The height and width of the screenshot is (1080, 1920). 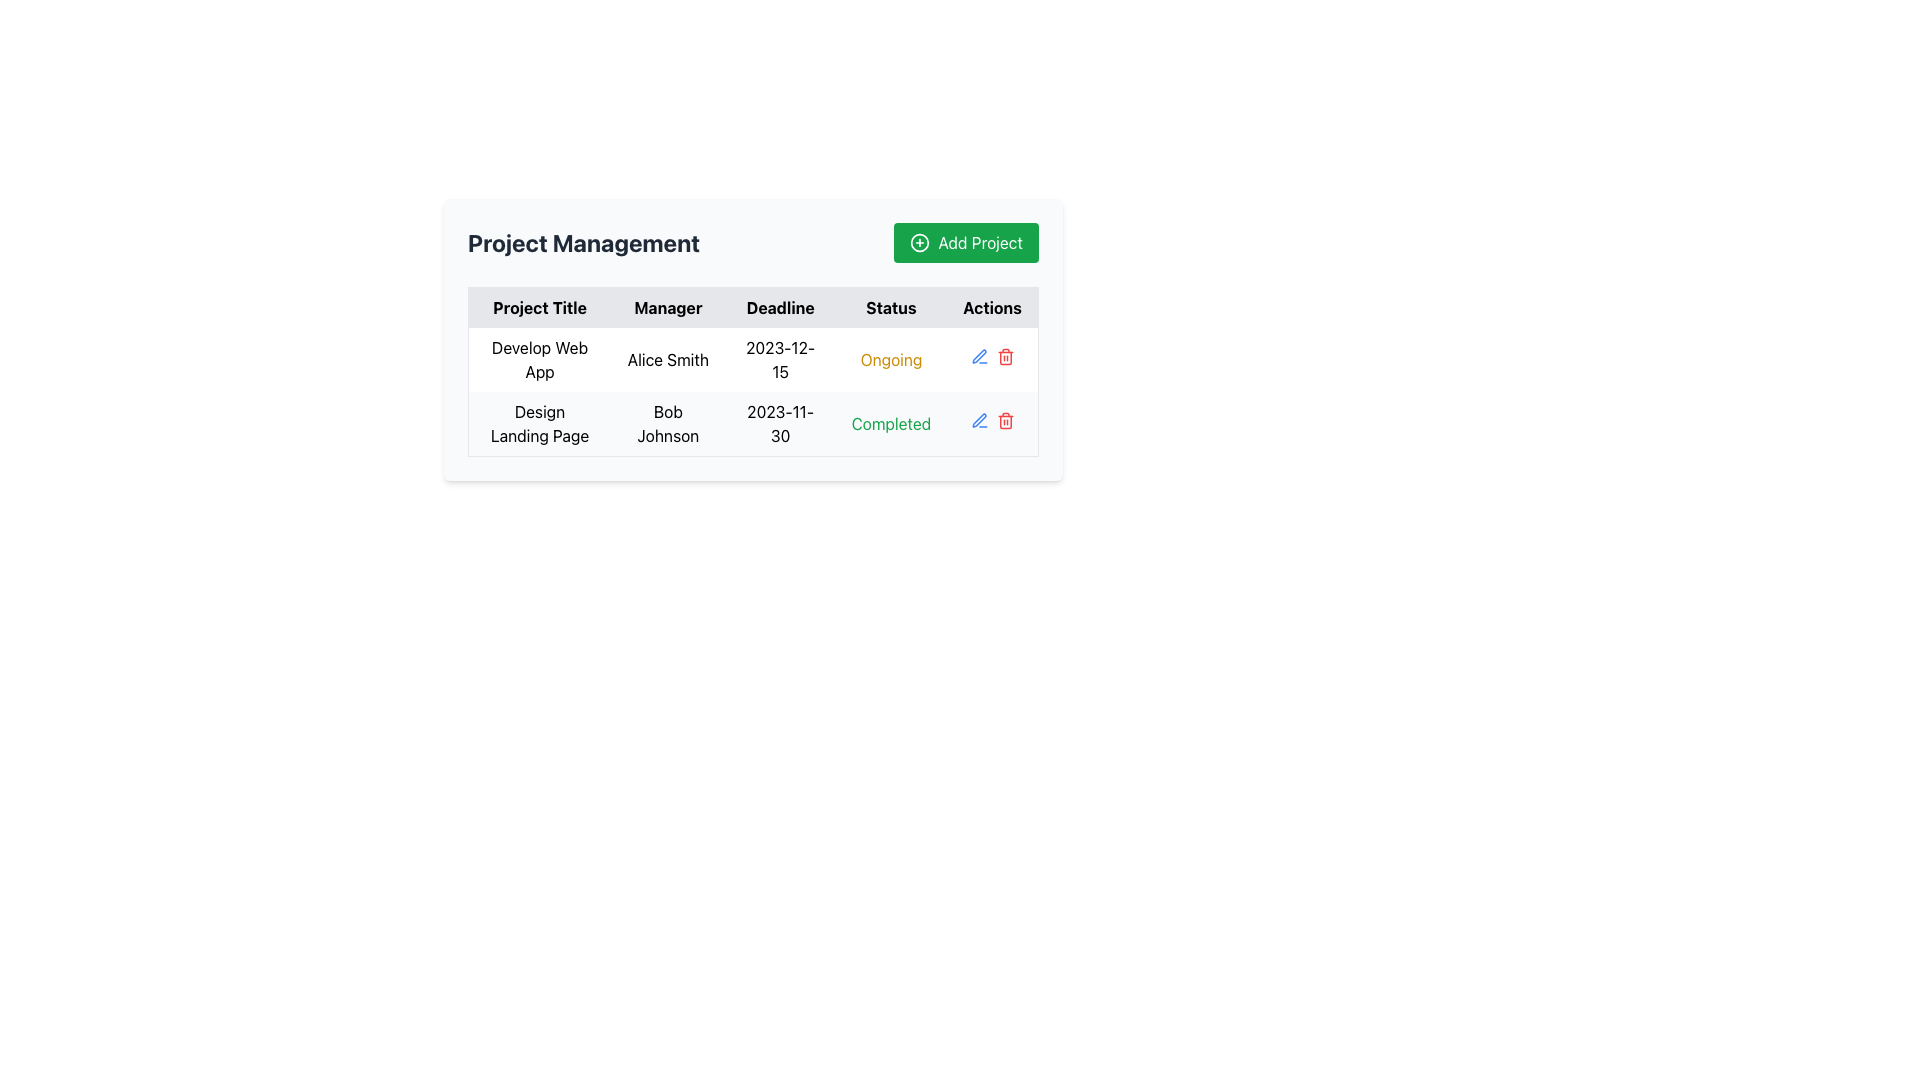 I want to click on the text label displaying 'Bob Johnson' in the second cell of the 'Manager' column in the second row of the table, so click(x=668, y=423).